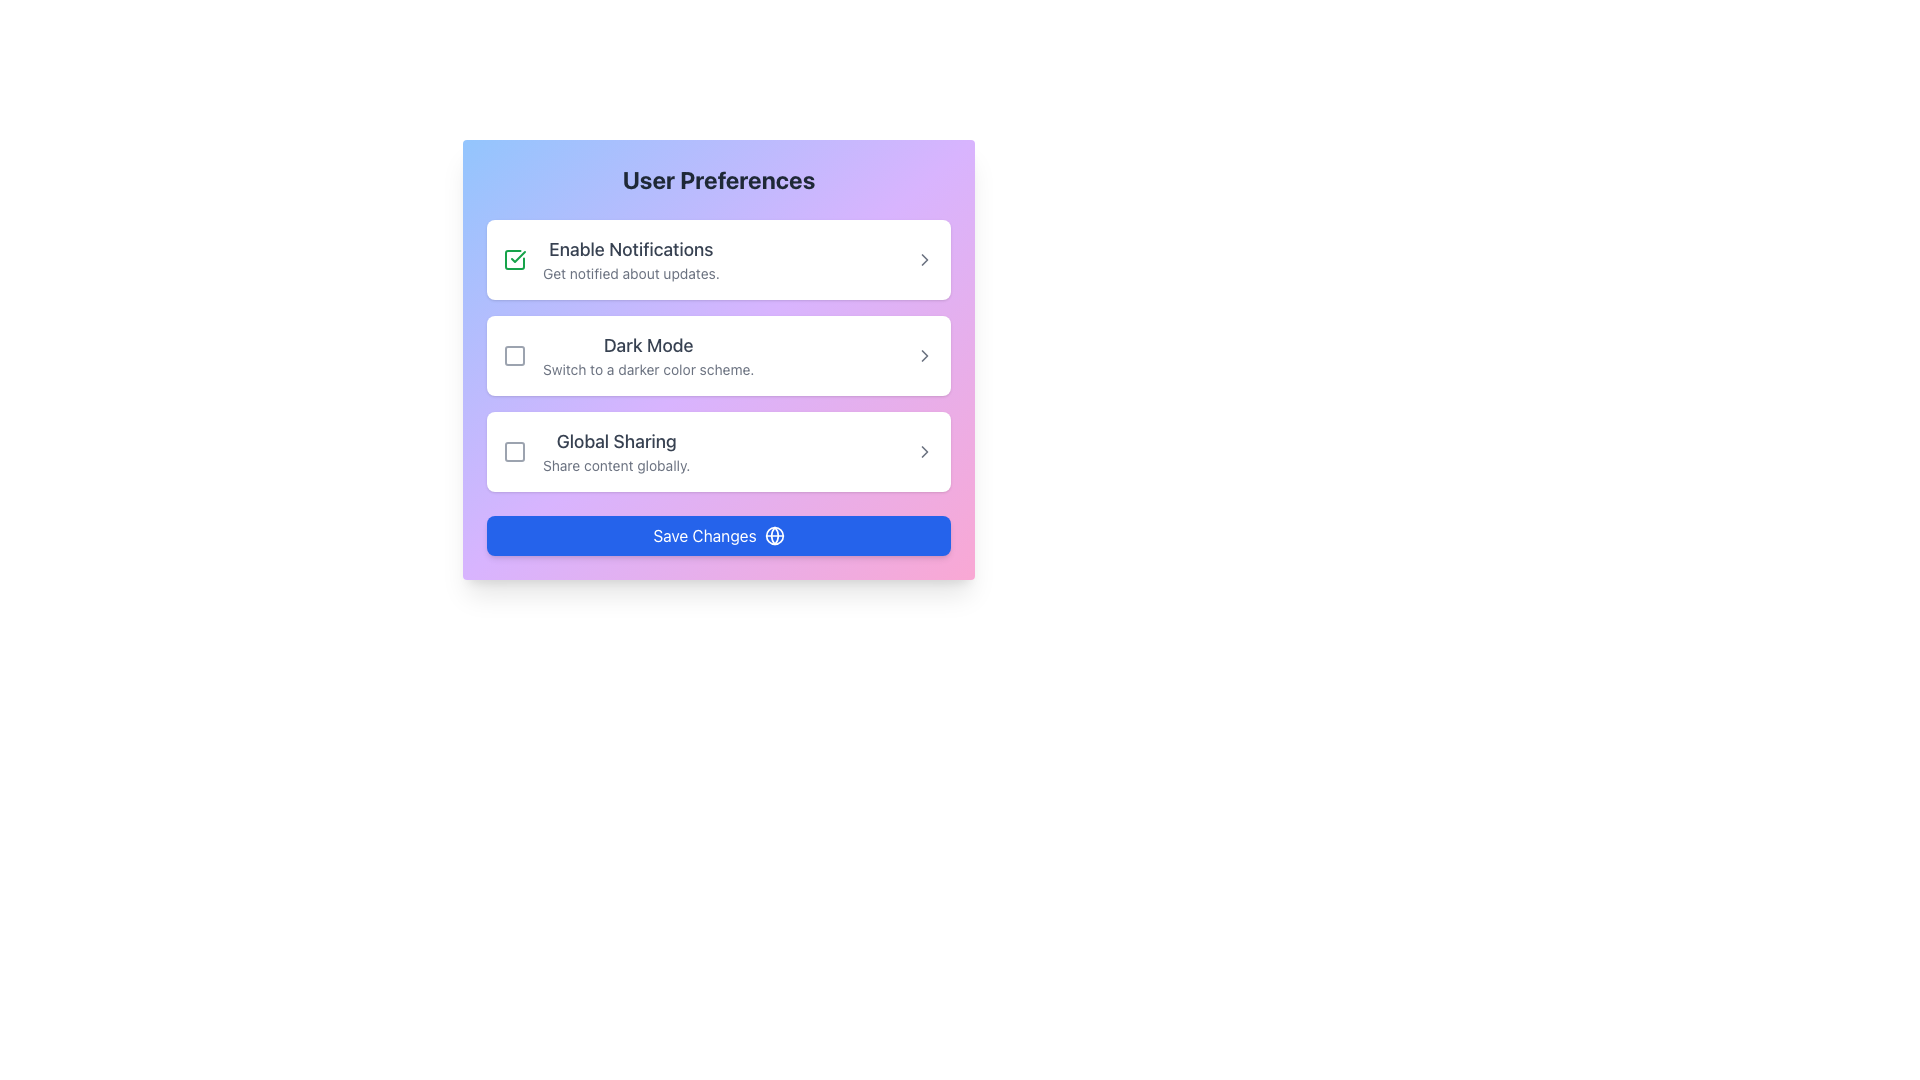  Describe the element at coordinates (615, 441) in the screenshot. I see `the primary label for the 'Global Sharing' feature option located in the 'User Preferences' section, which is centered above the subtitle 'Share content globally'` at that location.